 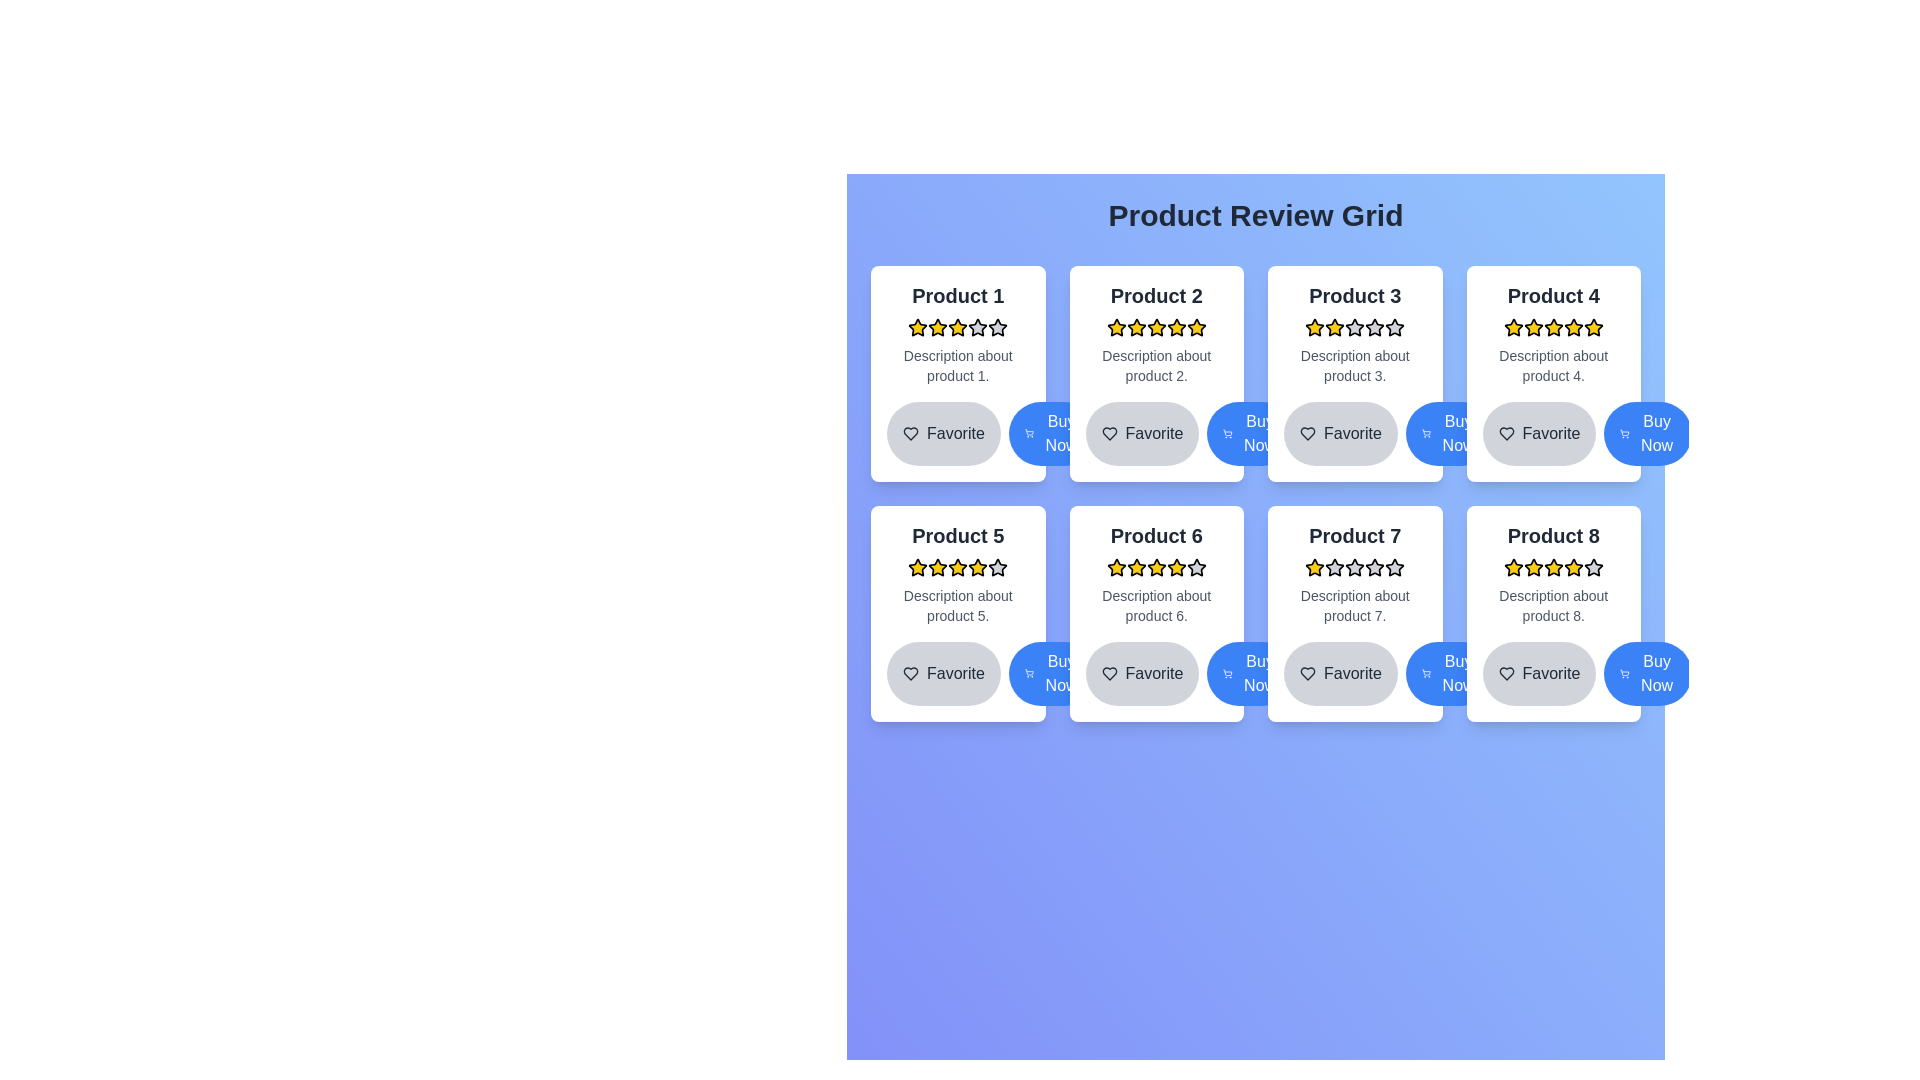 I want to click on the heart-shaped wireframe icon within the 'Favorite' button located below the rating stars for 'Product 3' in the product grid, so click(x=1308, y=433).